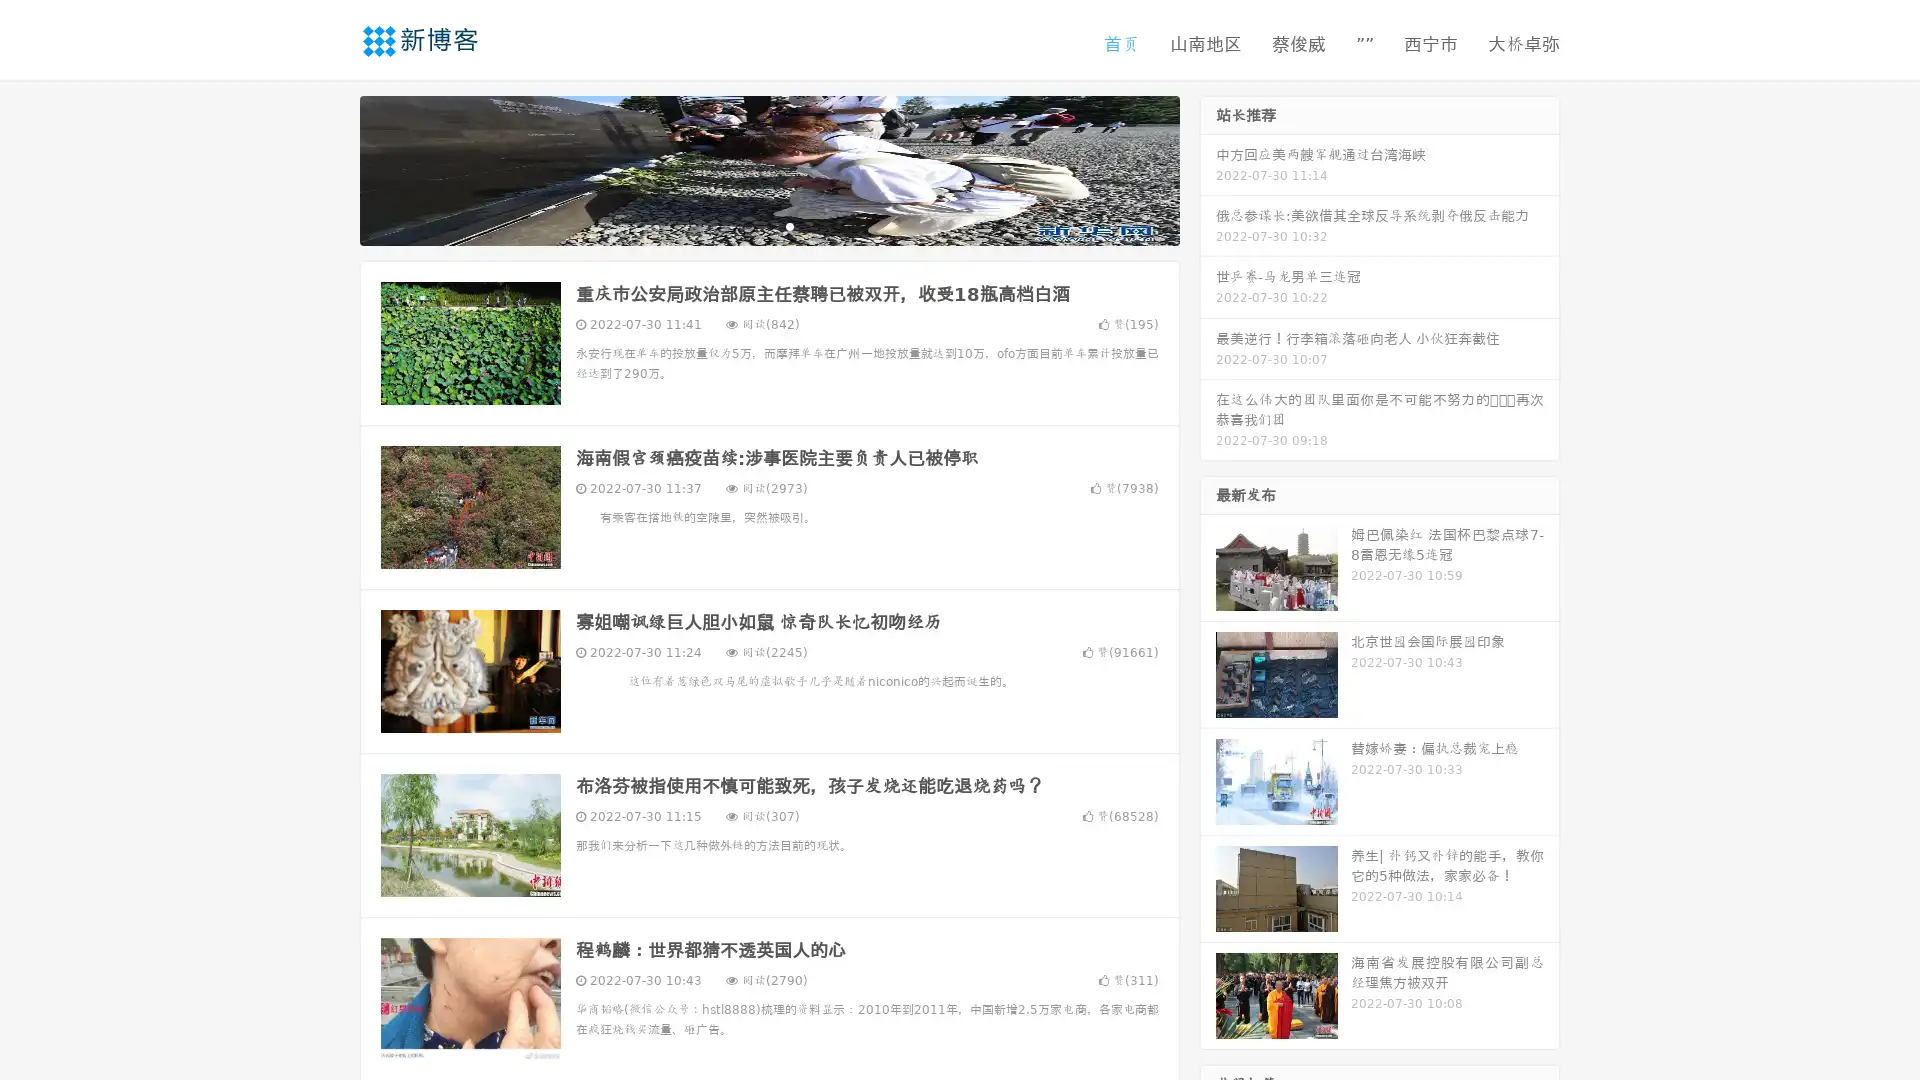 Image resolution: width=1920 pixels, height=1080 pixels. What do you see at coordinates (768, 225) in the screenshot?
I see `Go to slide 2` at bounding box center [768, 225].